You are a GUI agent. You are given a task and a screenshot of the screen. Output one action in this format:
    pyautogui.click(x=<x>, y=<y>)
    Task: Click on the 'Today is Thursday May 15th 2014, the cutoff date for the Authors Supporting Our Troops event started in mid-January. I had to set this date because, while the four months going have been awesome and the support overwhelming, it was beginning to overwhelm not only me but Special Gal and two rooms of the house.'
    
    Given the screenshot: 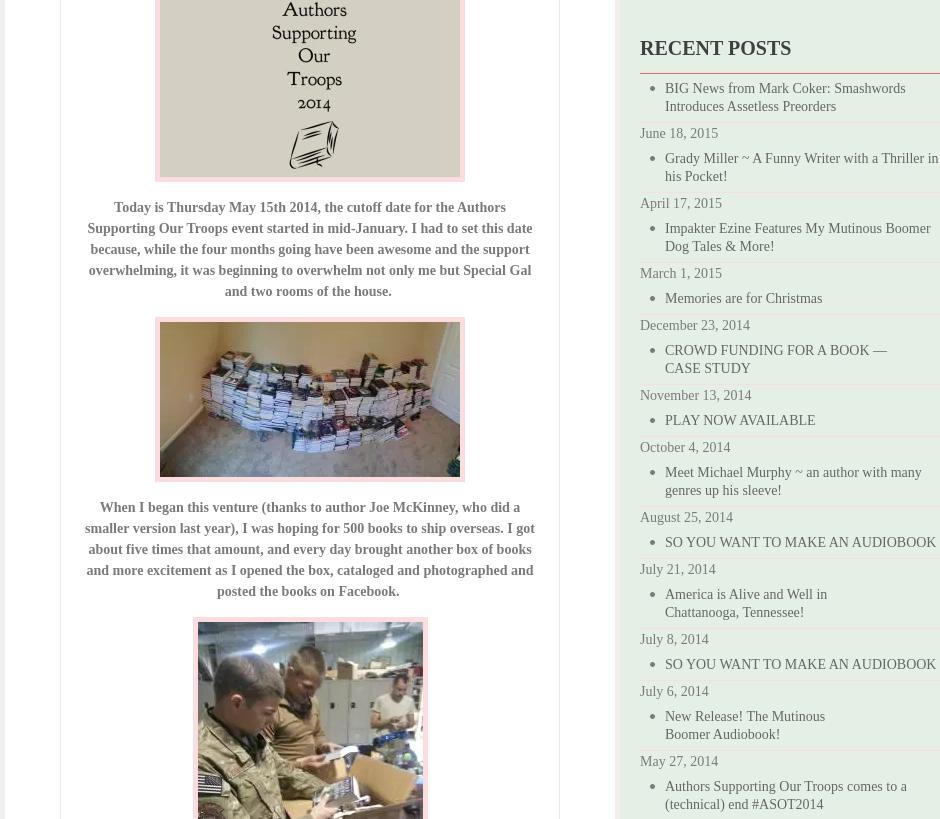 What is the action you would take?
    pyautogui.click(x=87, y=248)
    